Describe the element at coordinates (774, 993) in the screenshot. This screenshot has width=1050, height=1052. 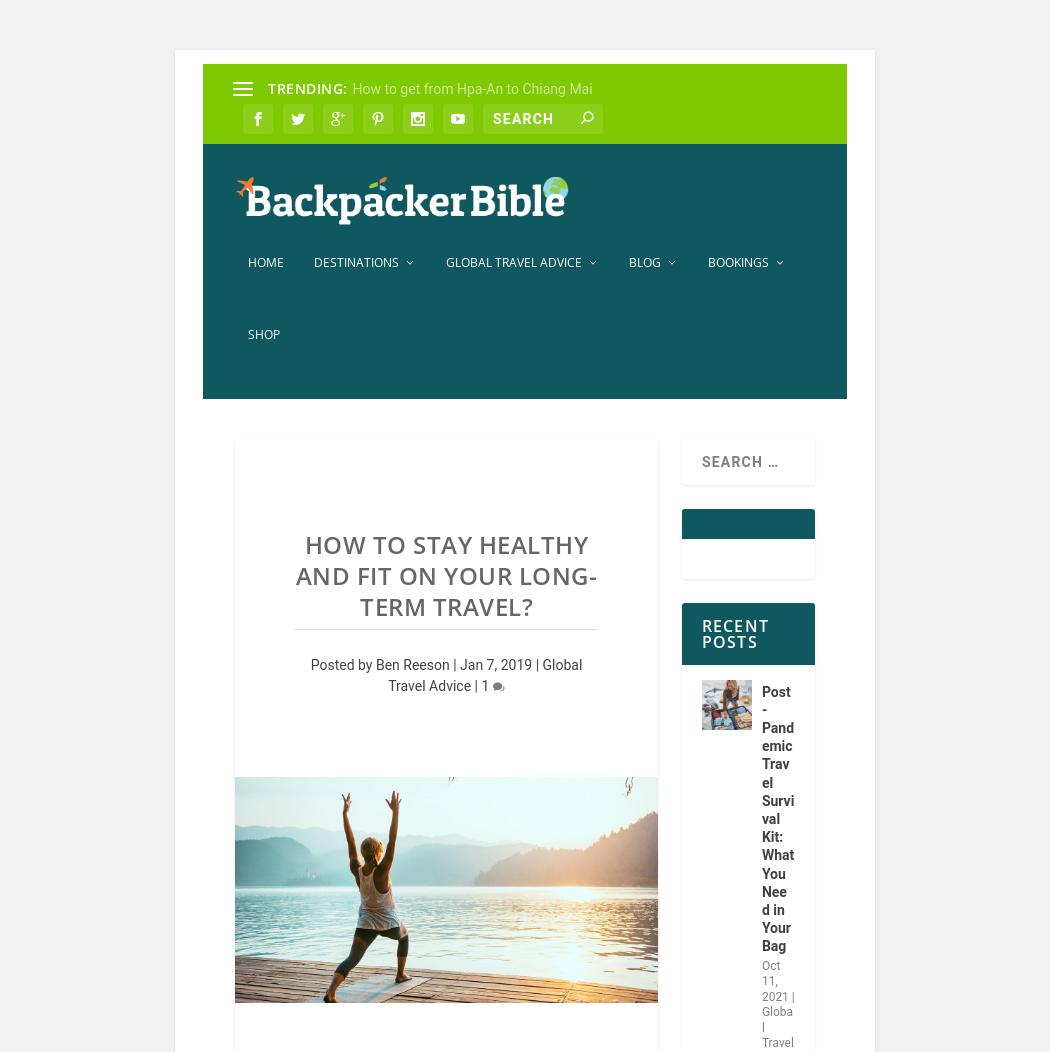
I see `'Oct 11, 2021'` at that location.